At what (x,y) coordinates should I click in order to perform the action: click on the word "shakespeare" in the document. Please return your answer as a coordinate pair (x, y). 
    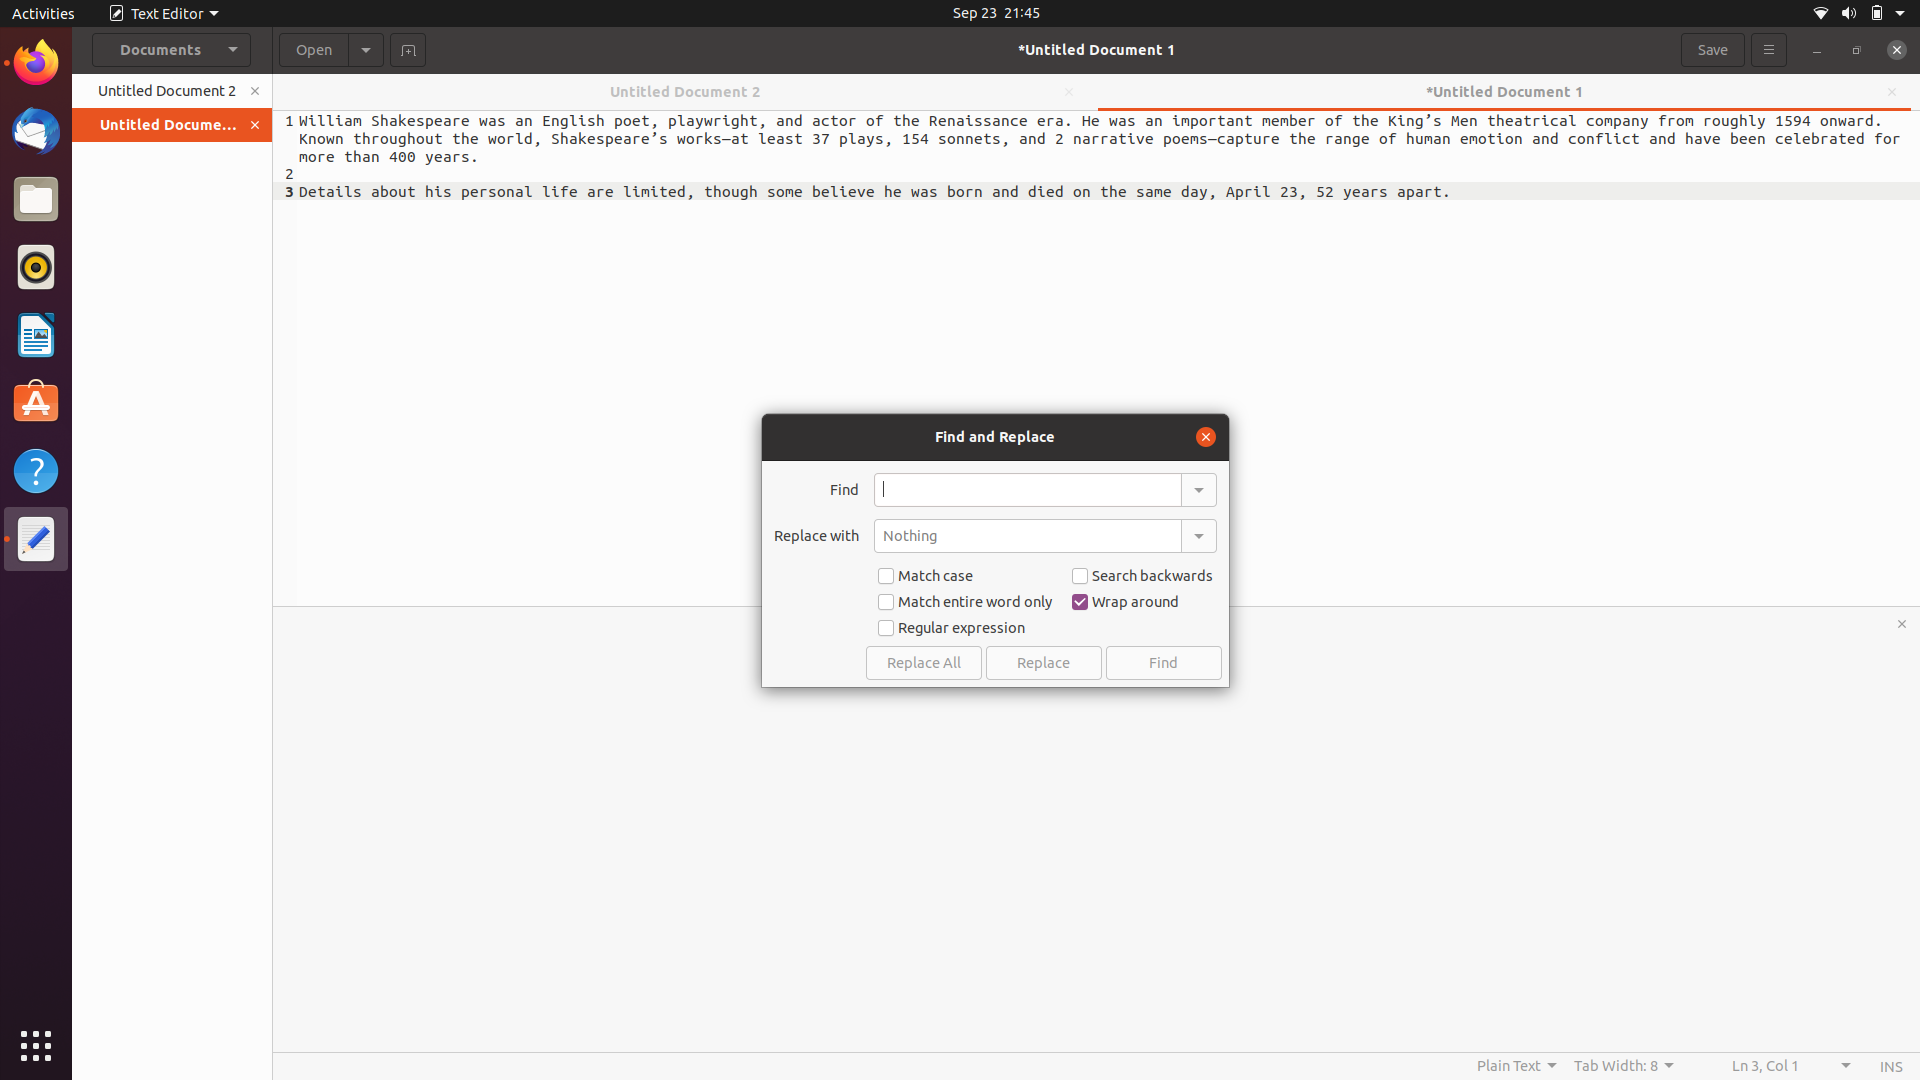
    Looking at the image, I should click on (1027, 489).